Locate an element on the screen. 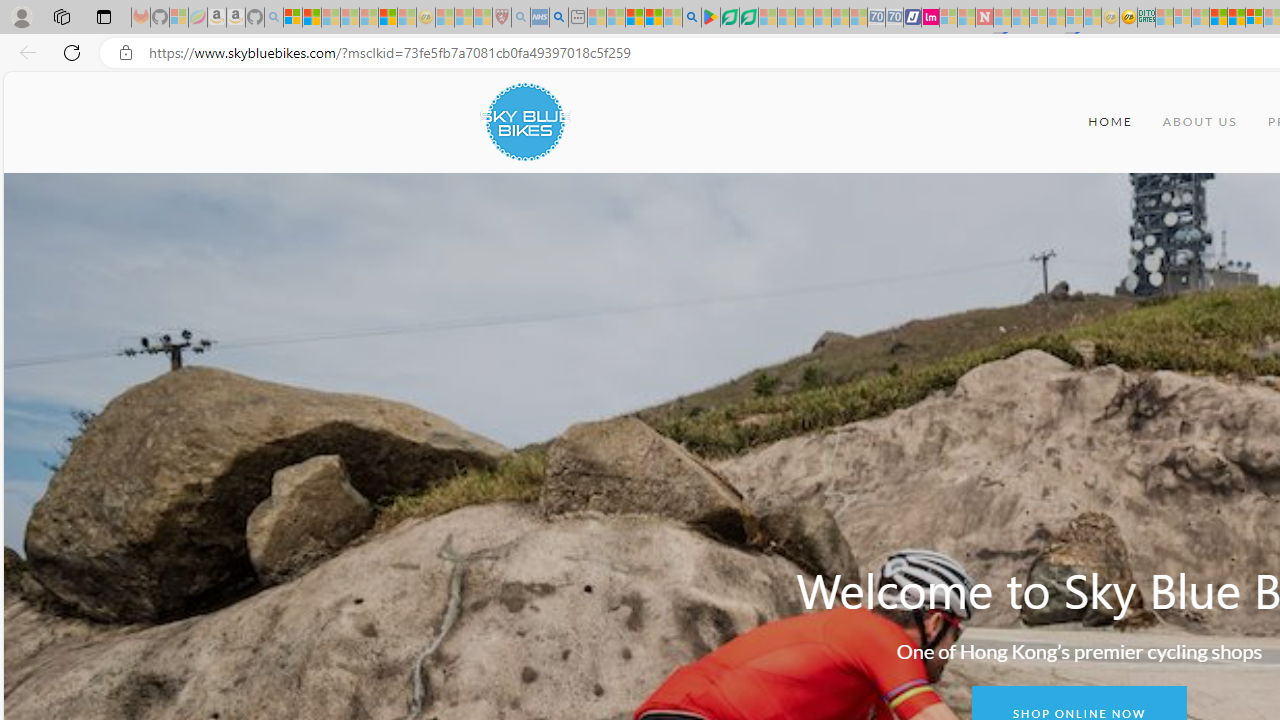 This screenshot has height=720, width=1280. 'New Report Confirms 2023 Was Record Hot | Watch - Sleeping' is located at coordinates (368, 17).